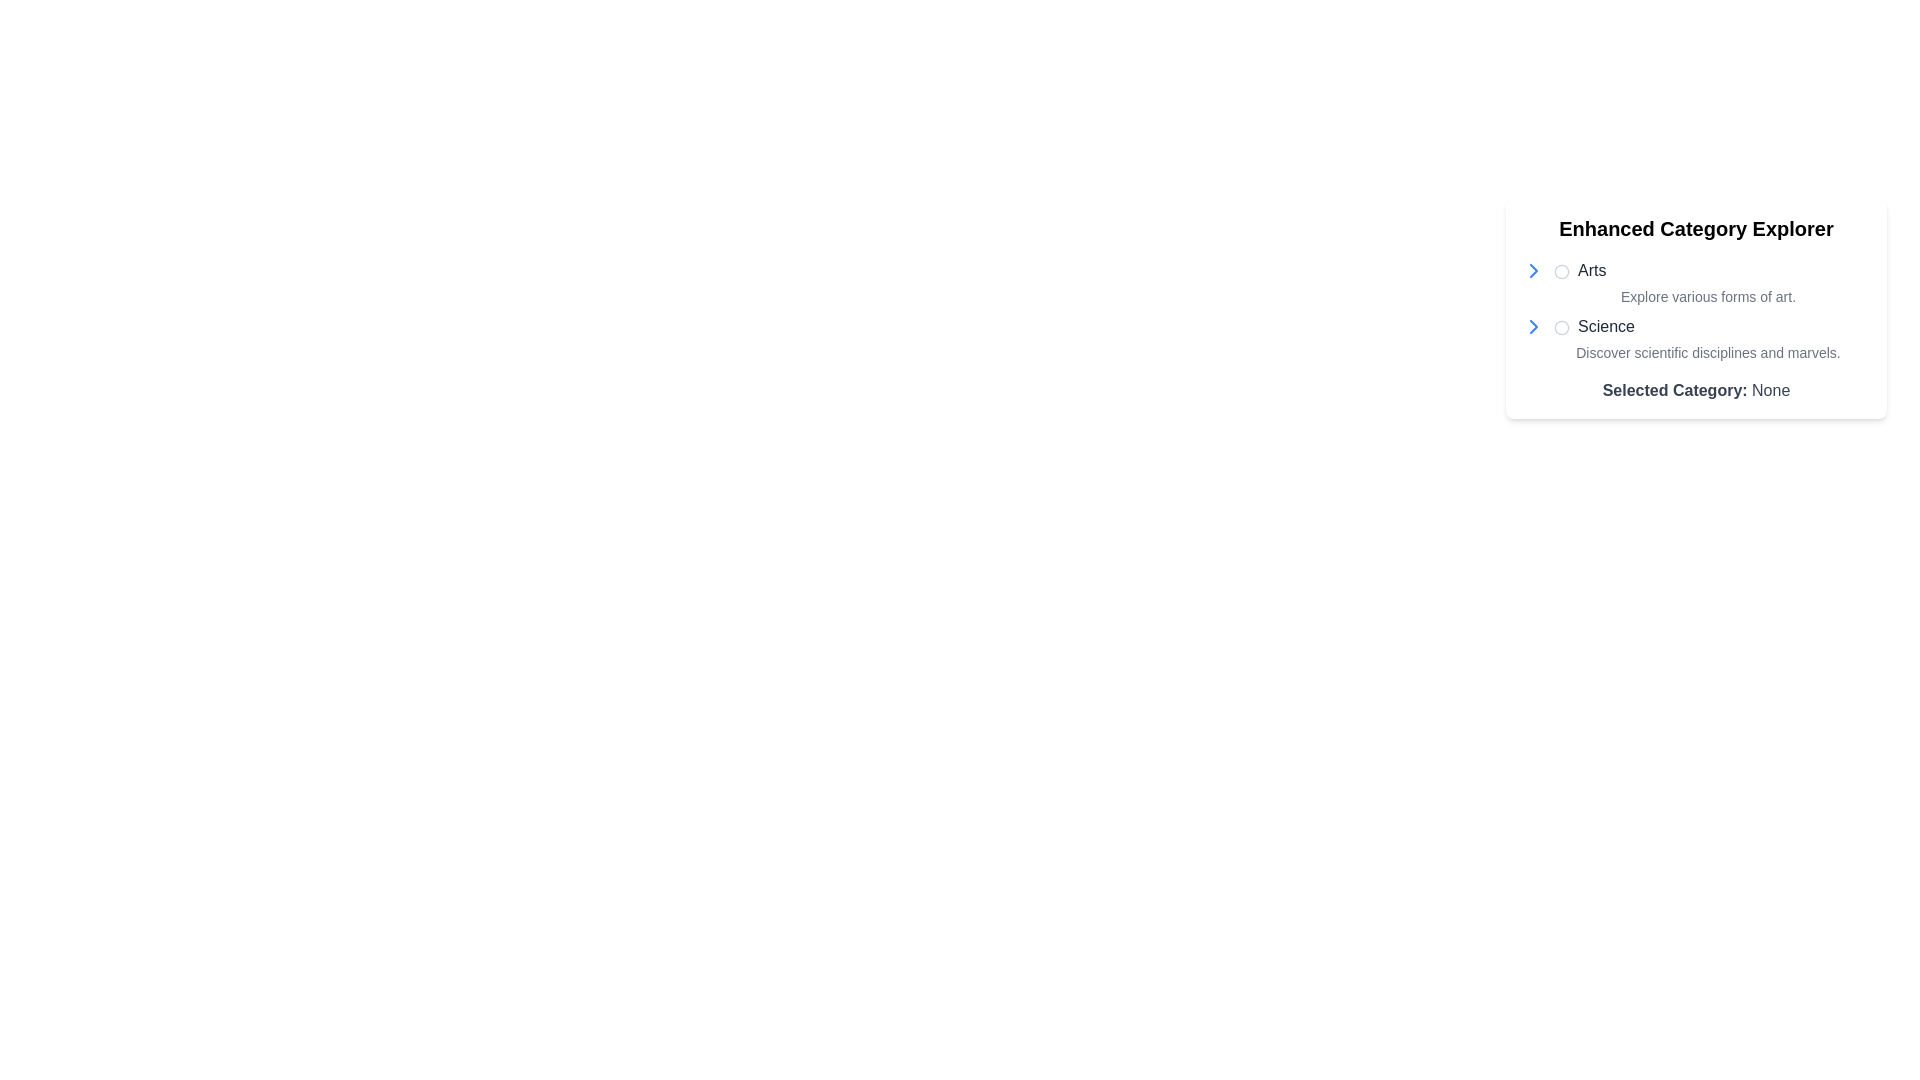 The width and height of the screenshot is (1920, 1080). Describe the element at coordinates (1591, 270) in the screenshot. I see `text content of the 'Arts' category Text Label located to the right of the circular icon in the category selection interface` at that location.